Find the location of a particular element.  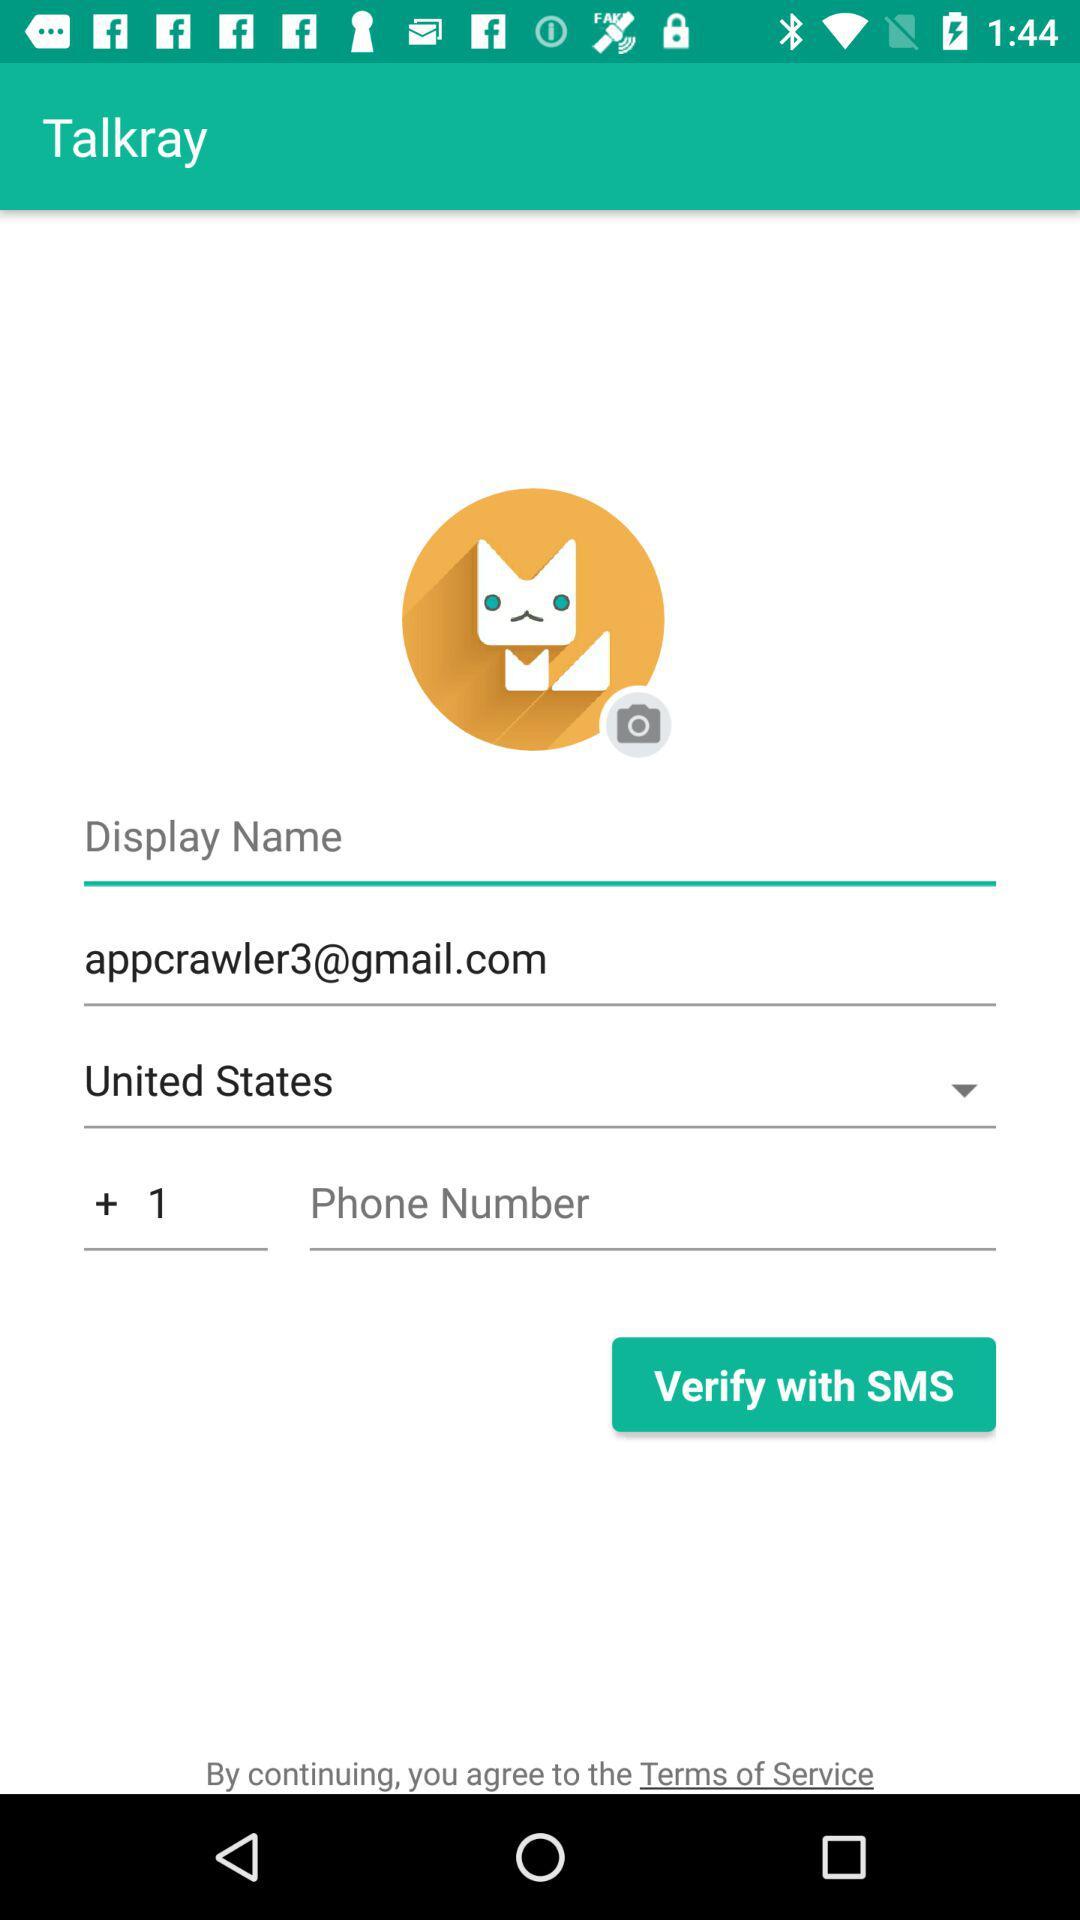

united states icon is located at coordinates (540, 1089).